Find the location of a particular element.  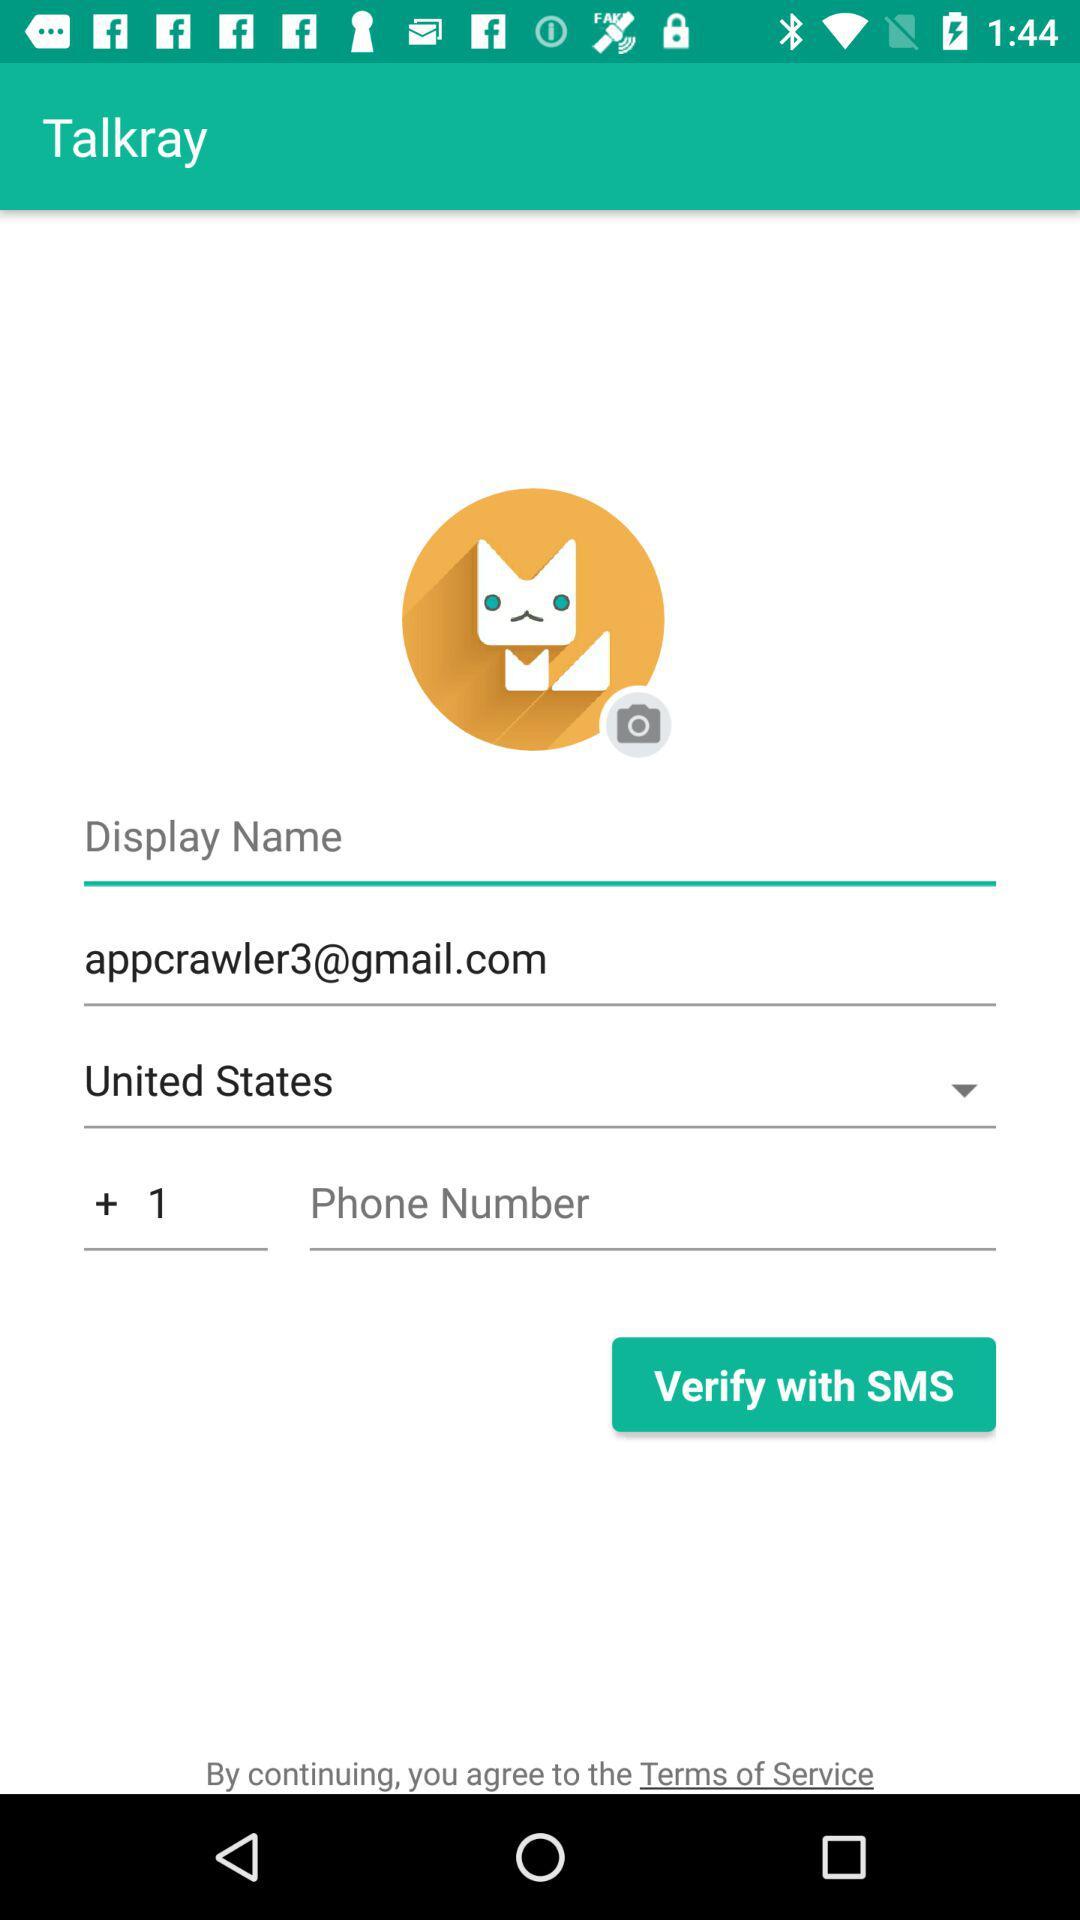

united states icon is located at coordinates (540, 1089).